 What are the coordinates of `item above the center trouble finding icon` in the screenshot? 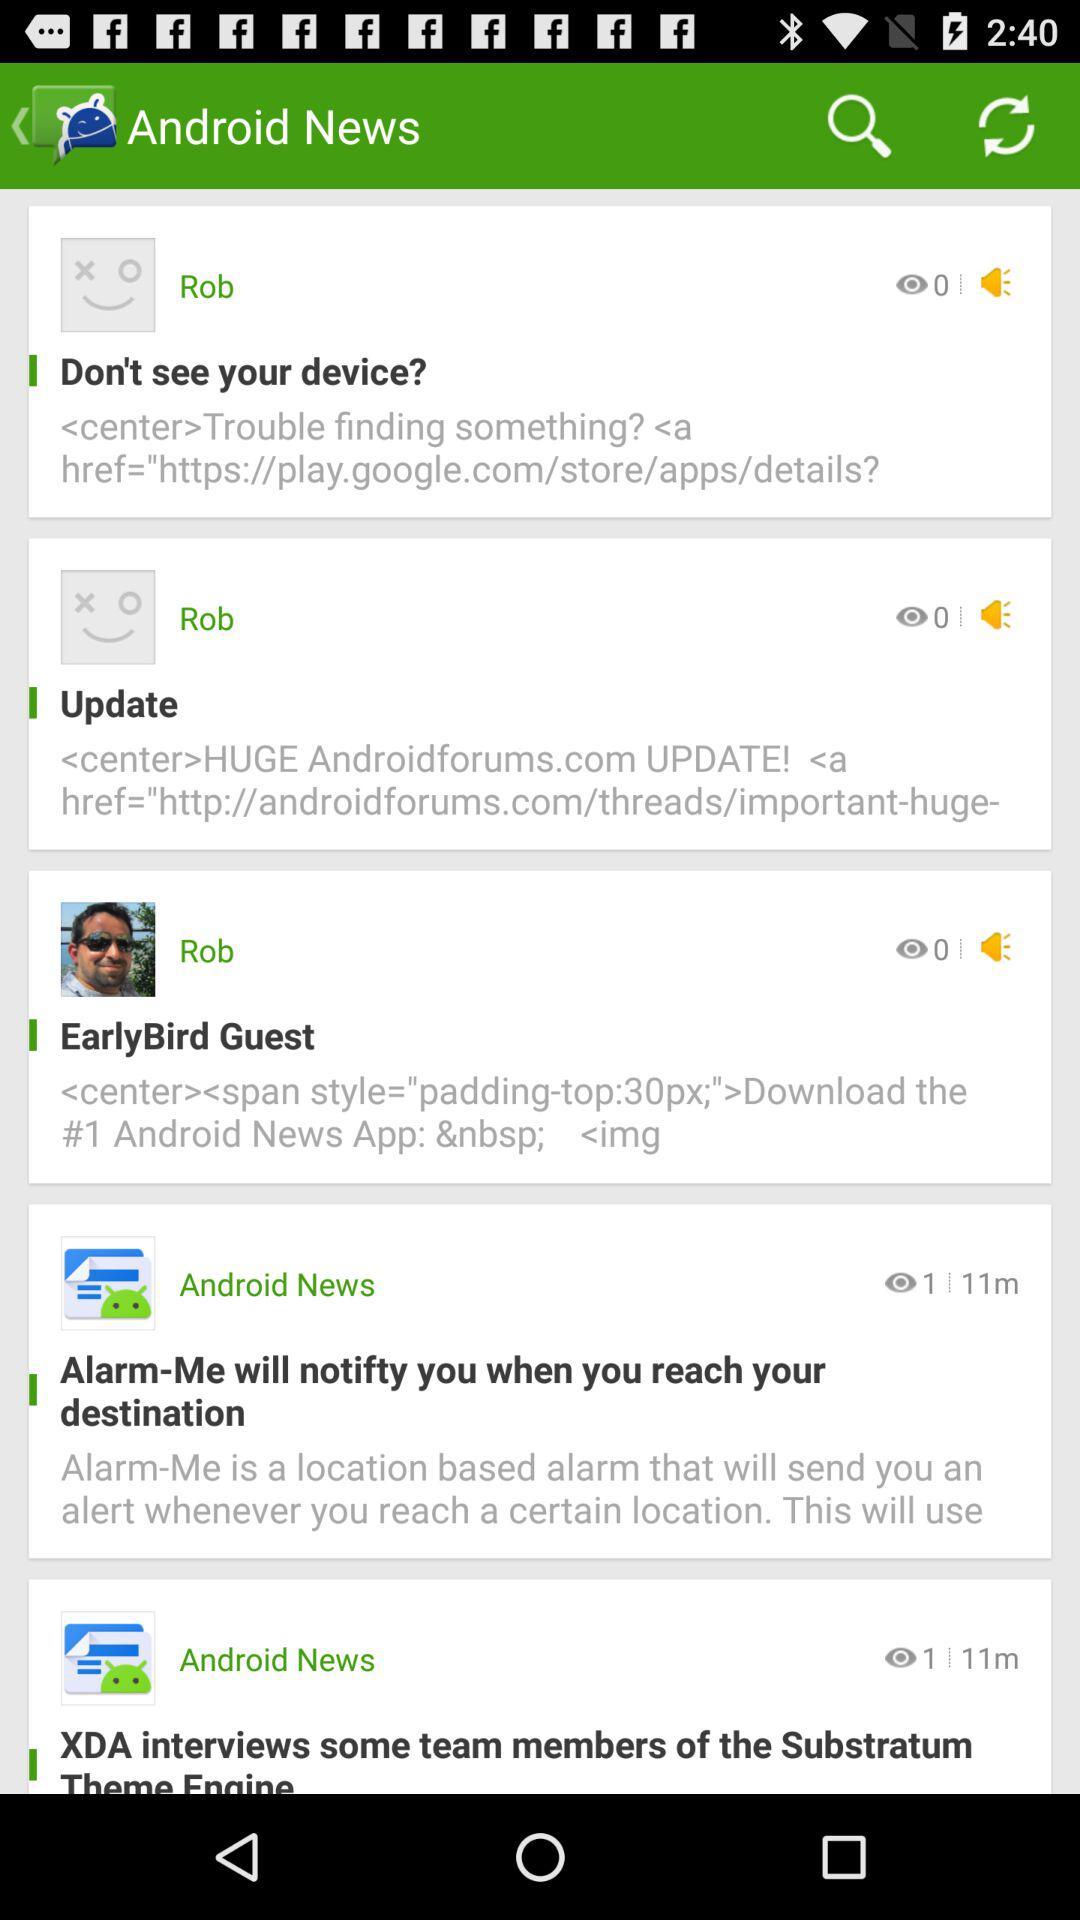 It's located at (523, 370).